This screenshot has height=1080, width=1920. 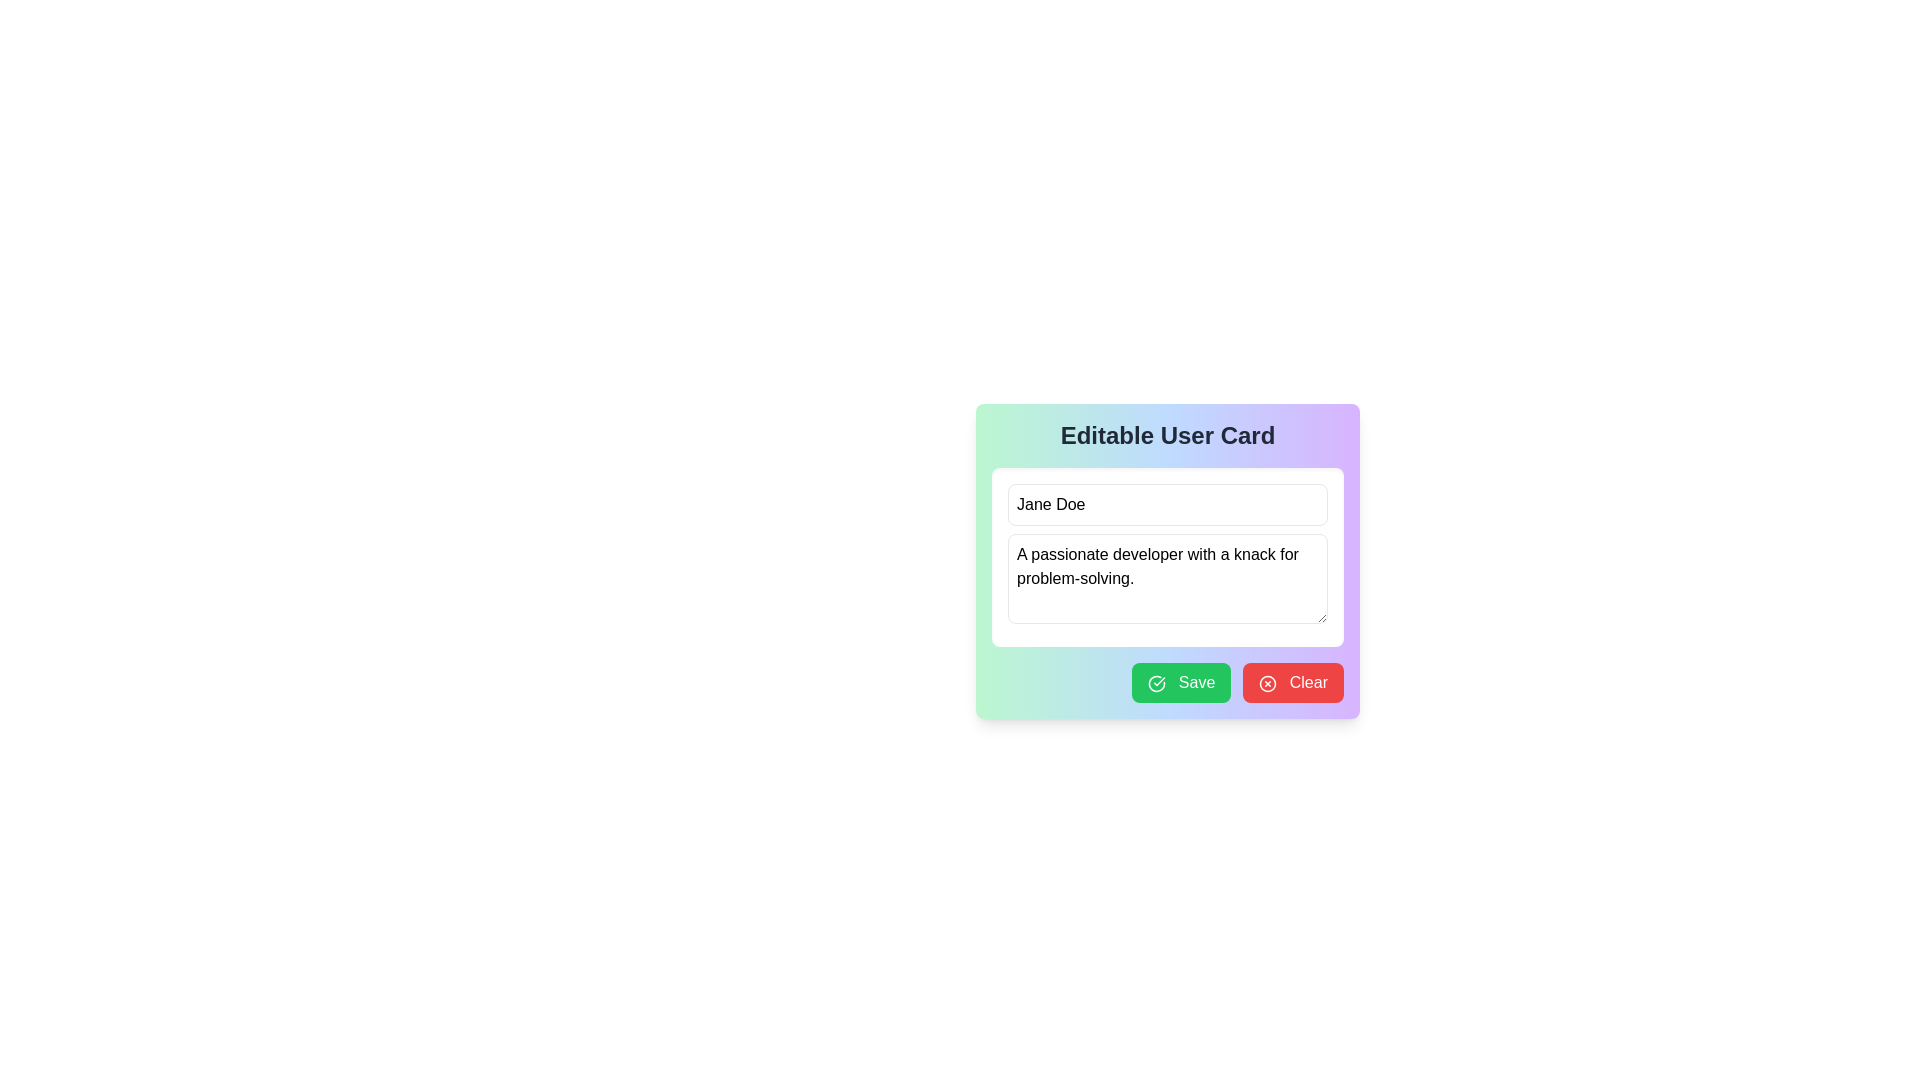 I want to click on the 'Save' button with a green background and a white checkmark icon, so click(x=1181, y=681).